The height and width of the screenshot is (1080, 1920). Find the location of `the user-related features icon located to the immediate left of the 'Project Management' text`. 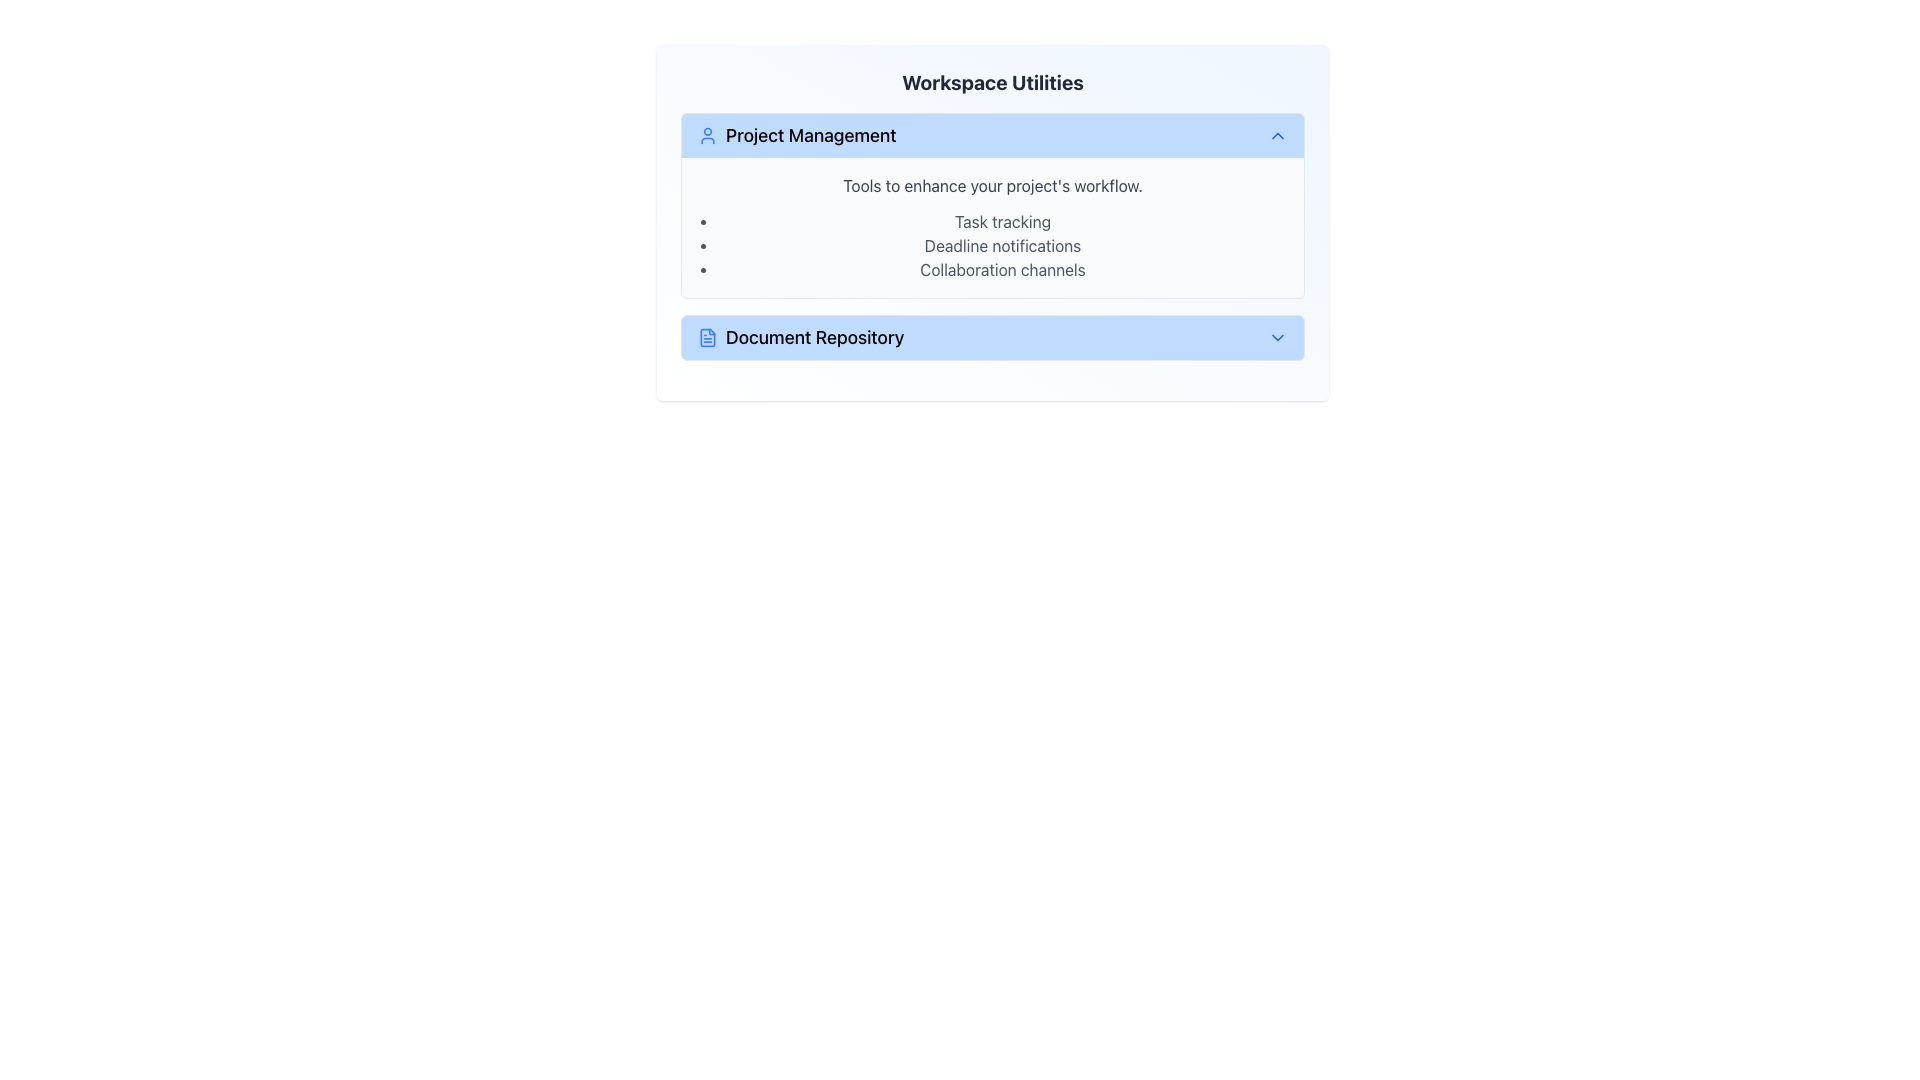

the user-related features icon located to the immediate left of the 'Project Management' text is located at coordinates (708, 135).